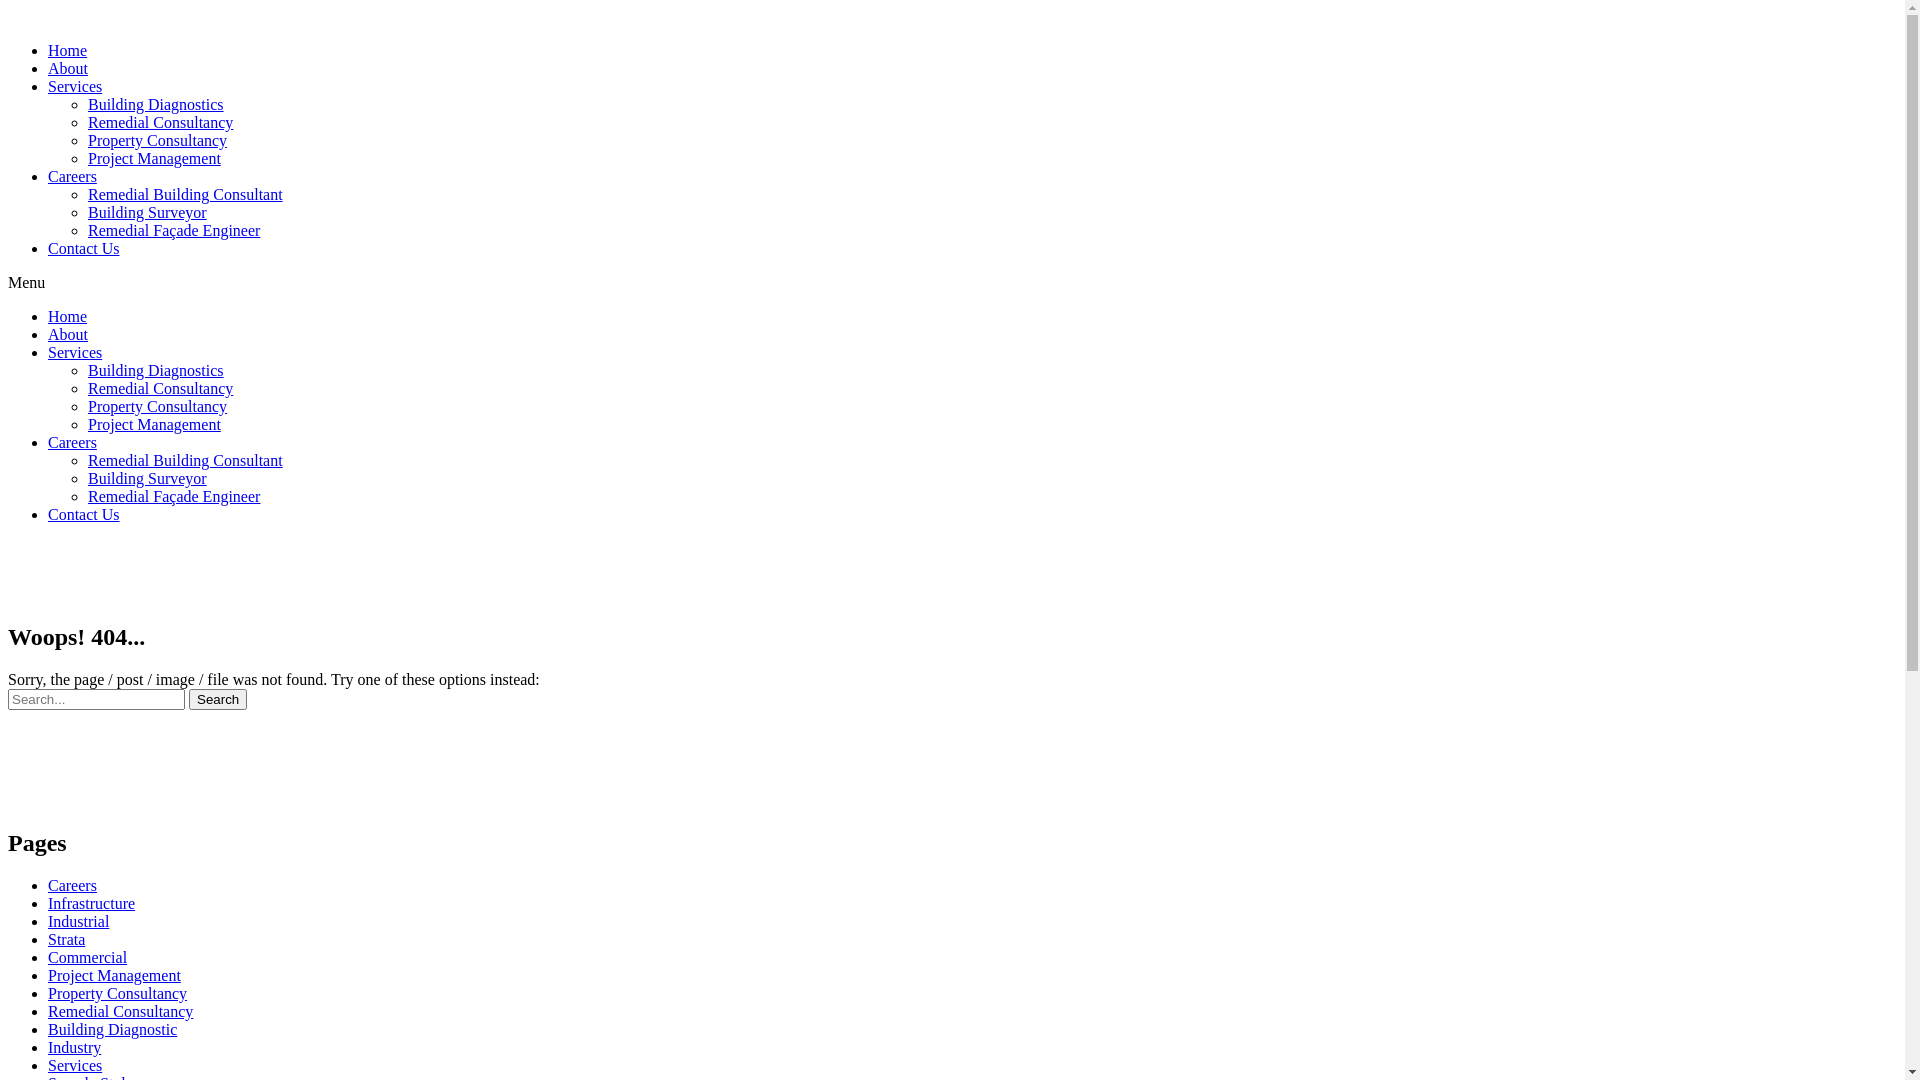 This screenshot has height=1080, width=1920. What do you see at coordinates (185, 194) in the screenshot?
I see `'Remedial Building Consultant'` at bounding box center [185, 194].